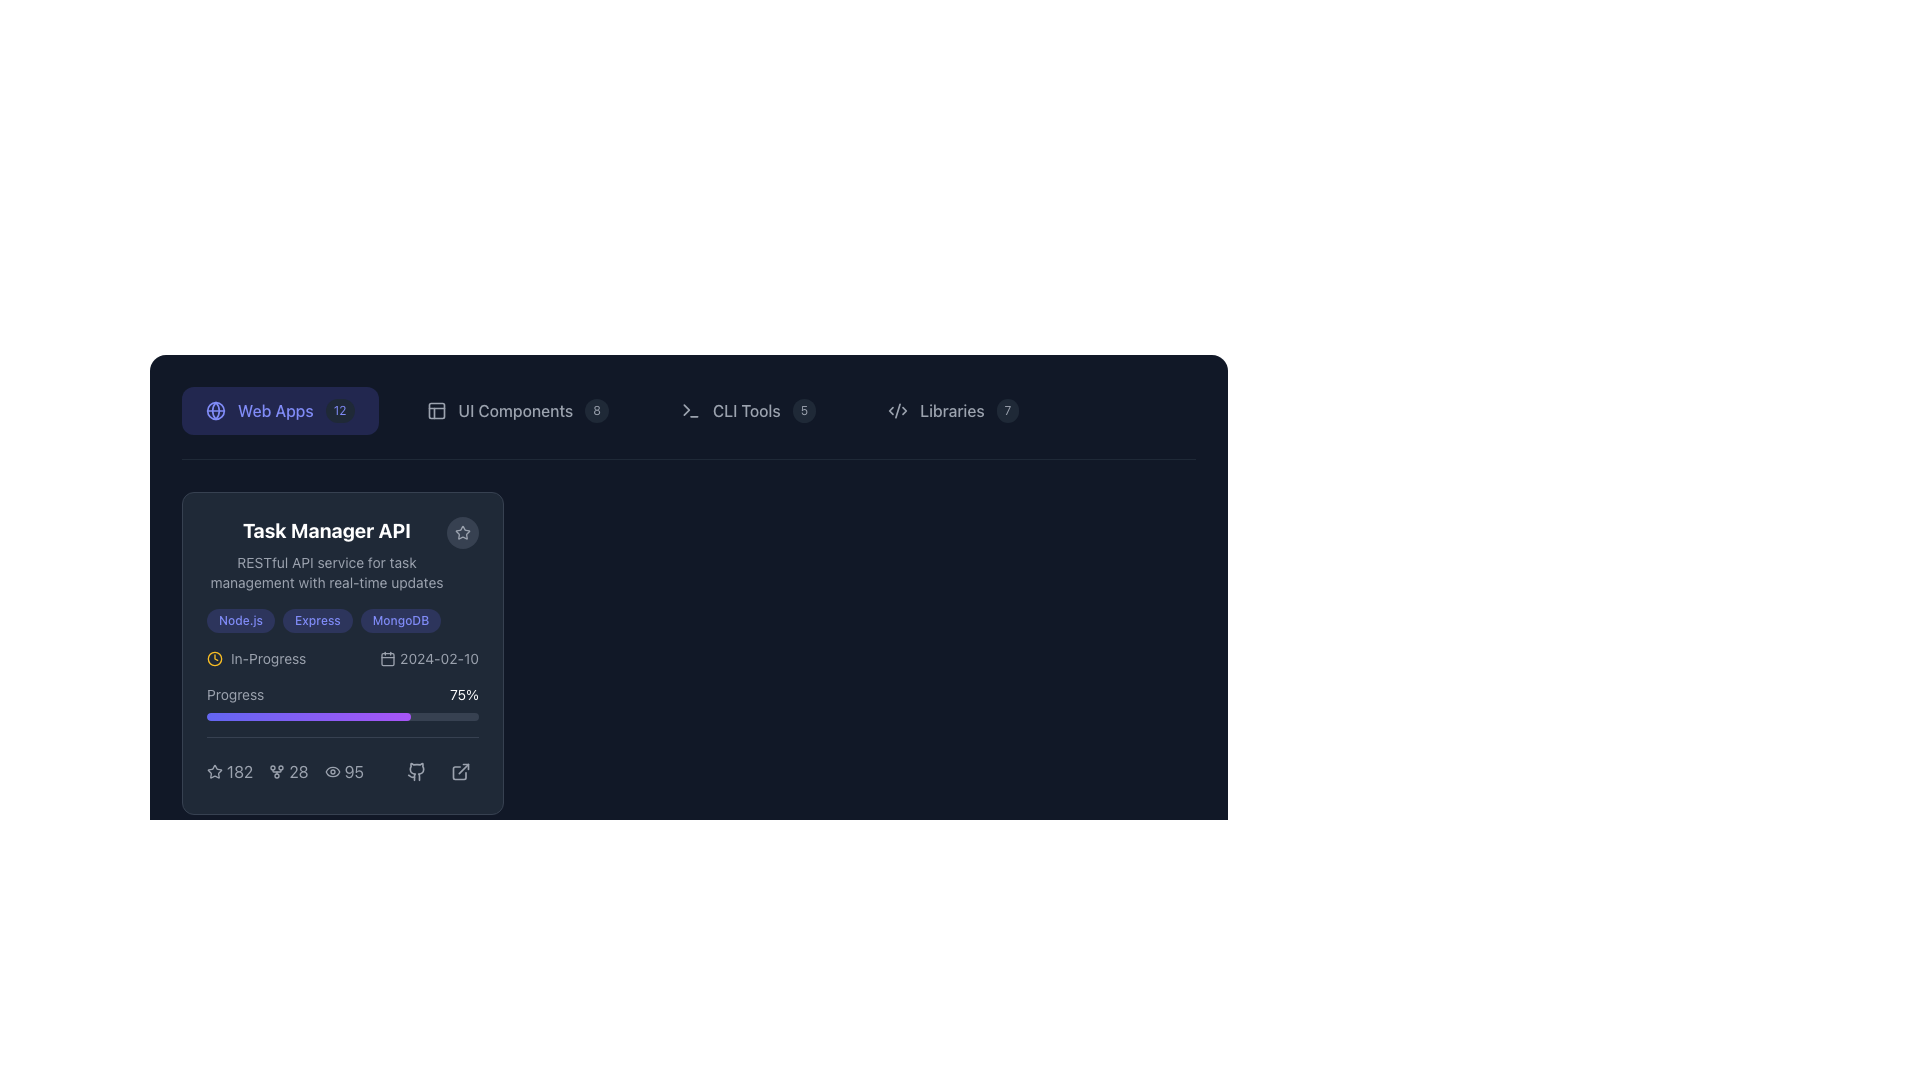 The height and width of the screenshot is (1080, 1920). I want to click on the eye icon representing visibility located near the bottom of a task card, which is the first component in a row containing the eye icon and text '95', so click(332, 770).